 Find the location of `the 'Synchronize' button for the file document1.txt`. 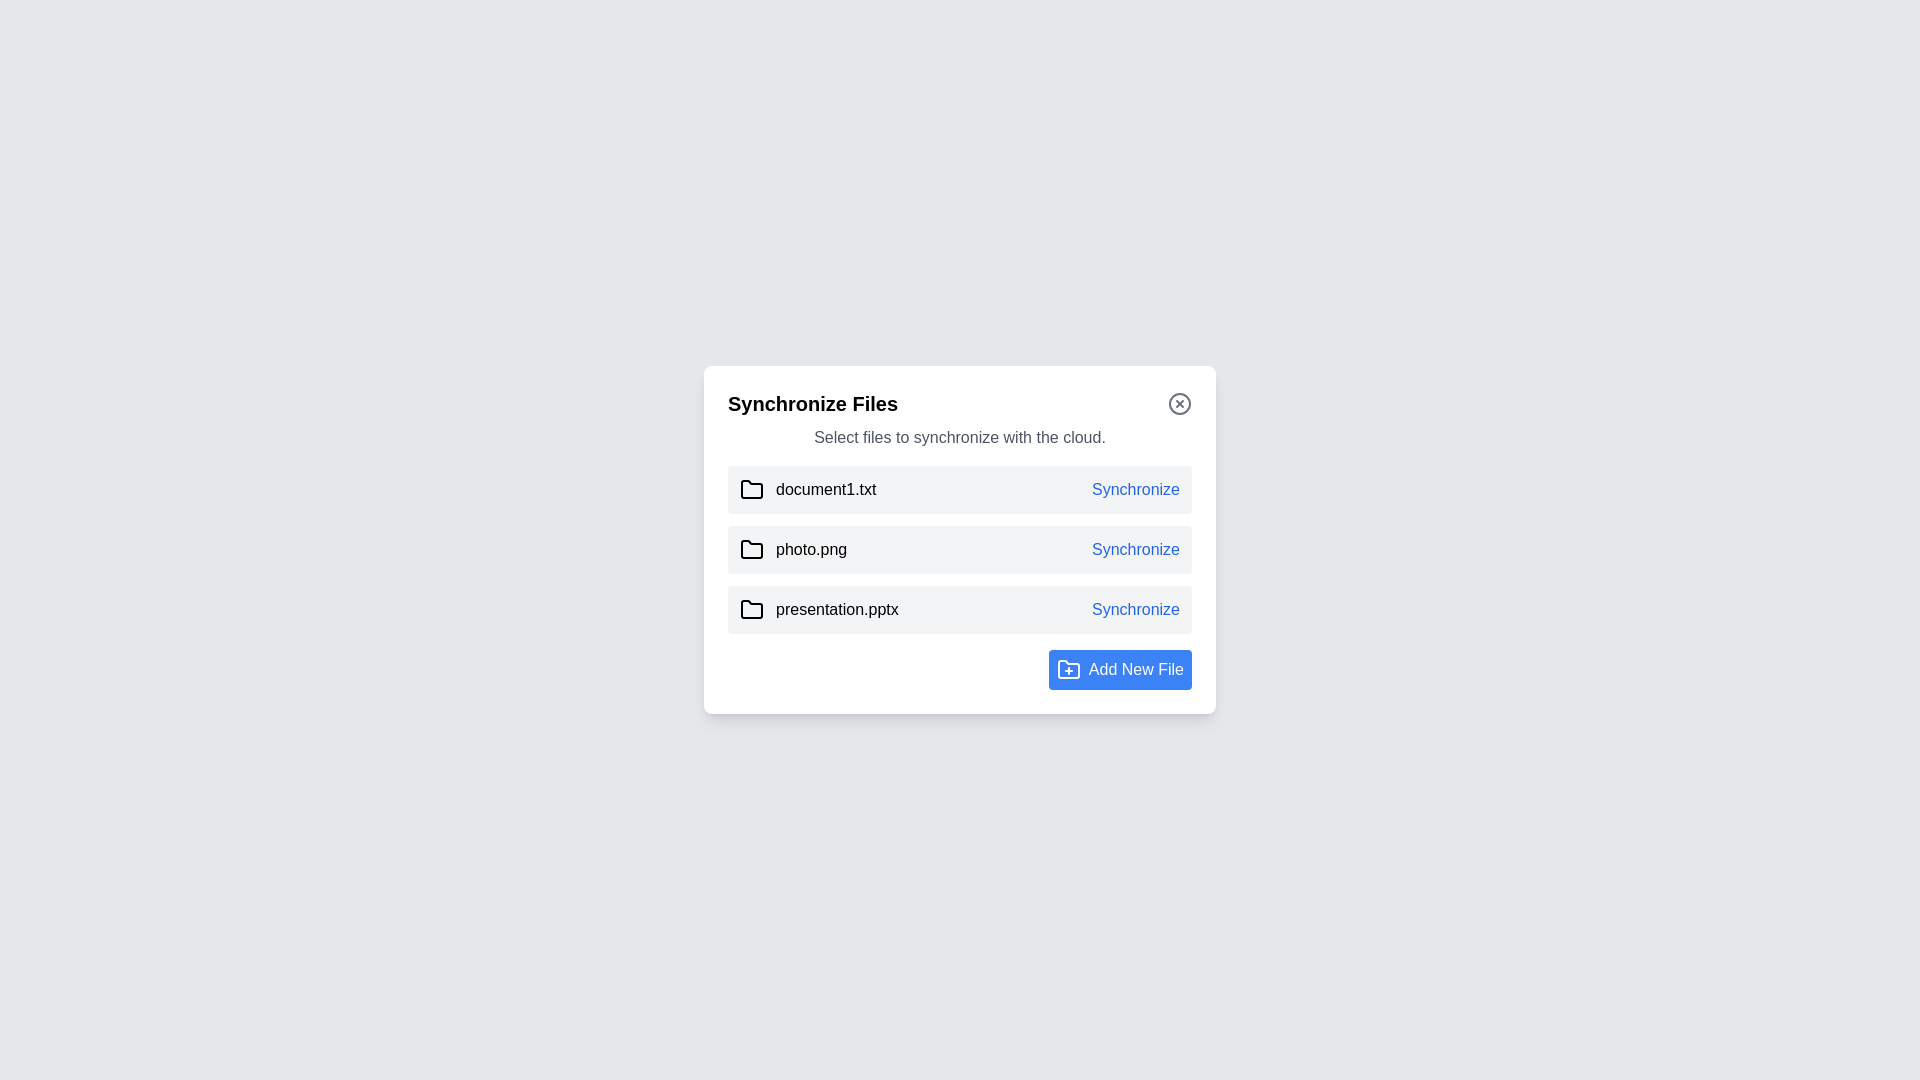

the 'Synchronize' button for the file document1.txt is located at coordinates (1136, 489).